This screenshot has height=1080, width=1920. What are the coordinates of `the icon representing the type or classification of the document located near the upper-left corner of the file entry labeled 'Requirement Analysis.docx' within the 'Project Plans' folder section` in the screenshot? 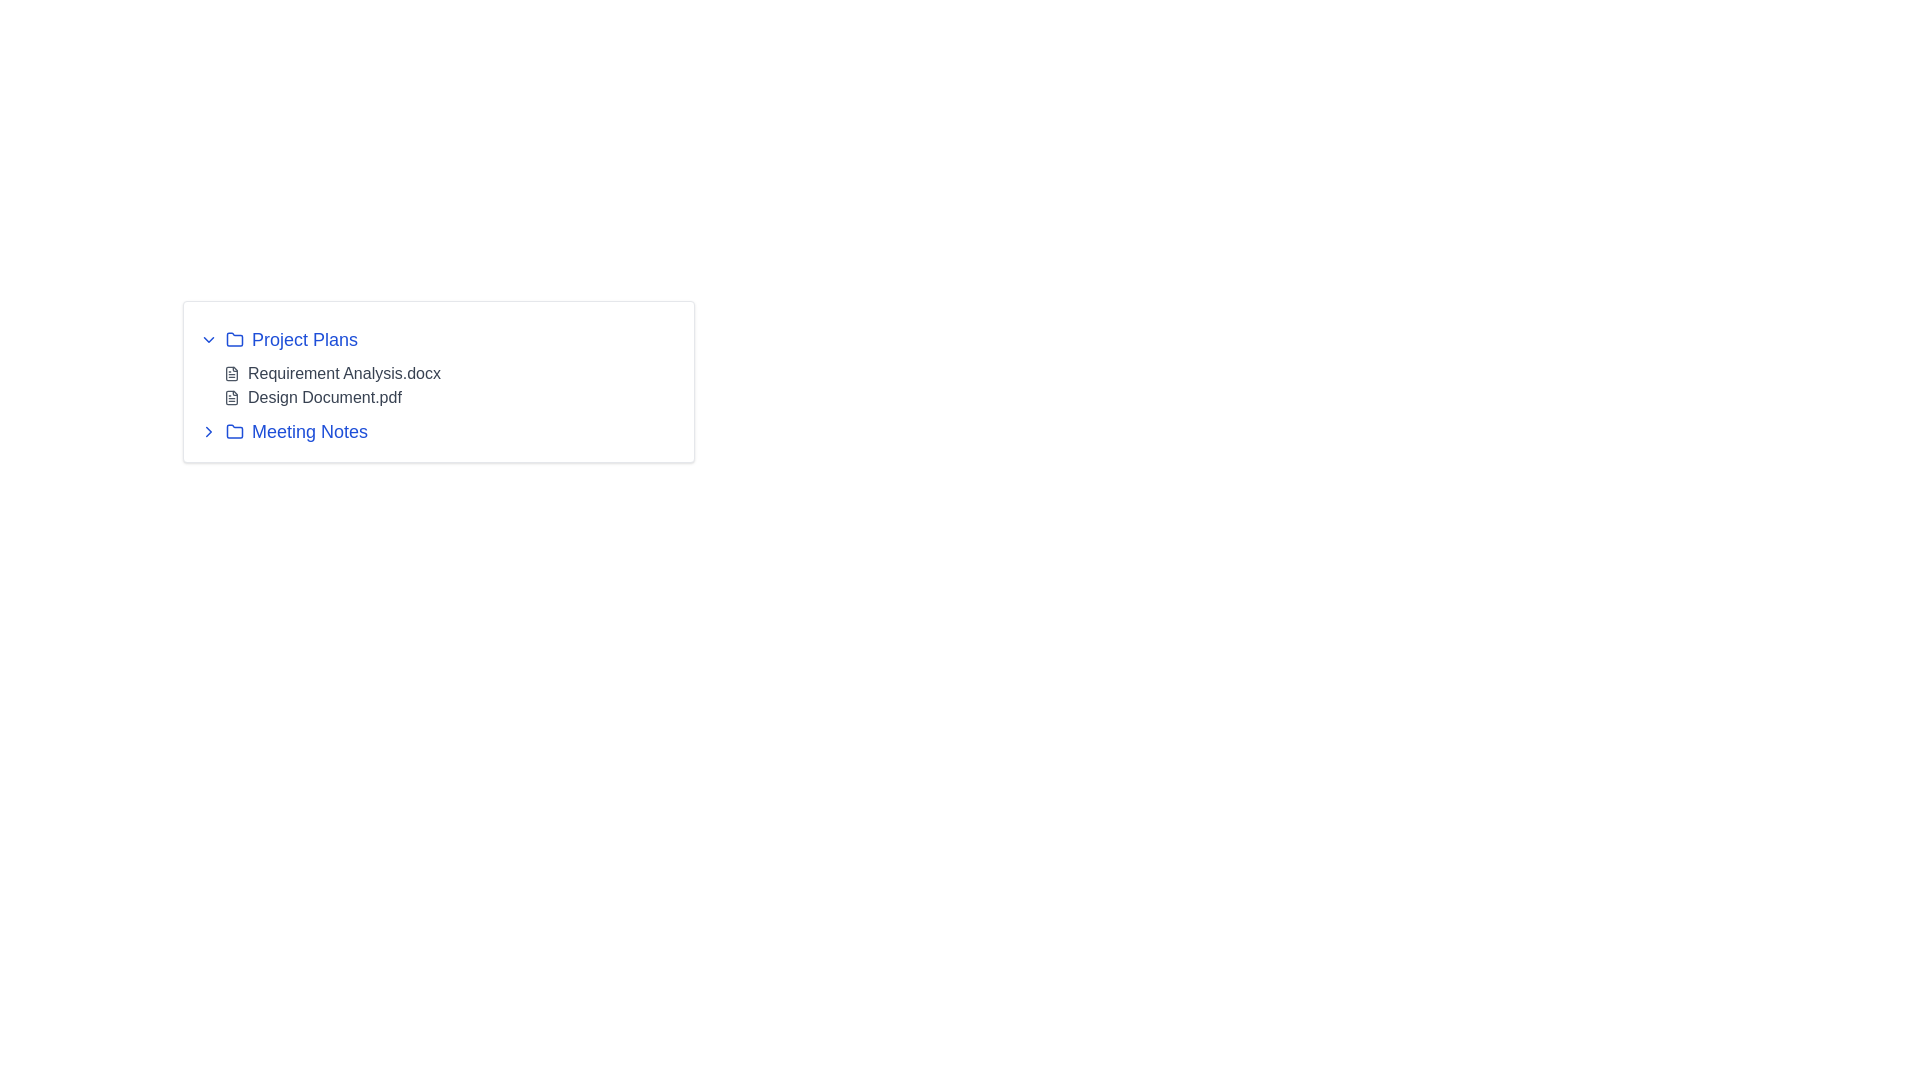 It's located at (231, 374).